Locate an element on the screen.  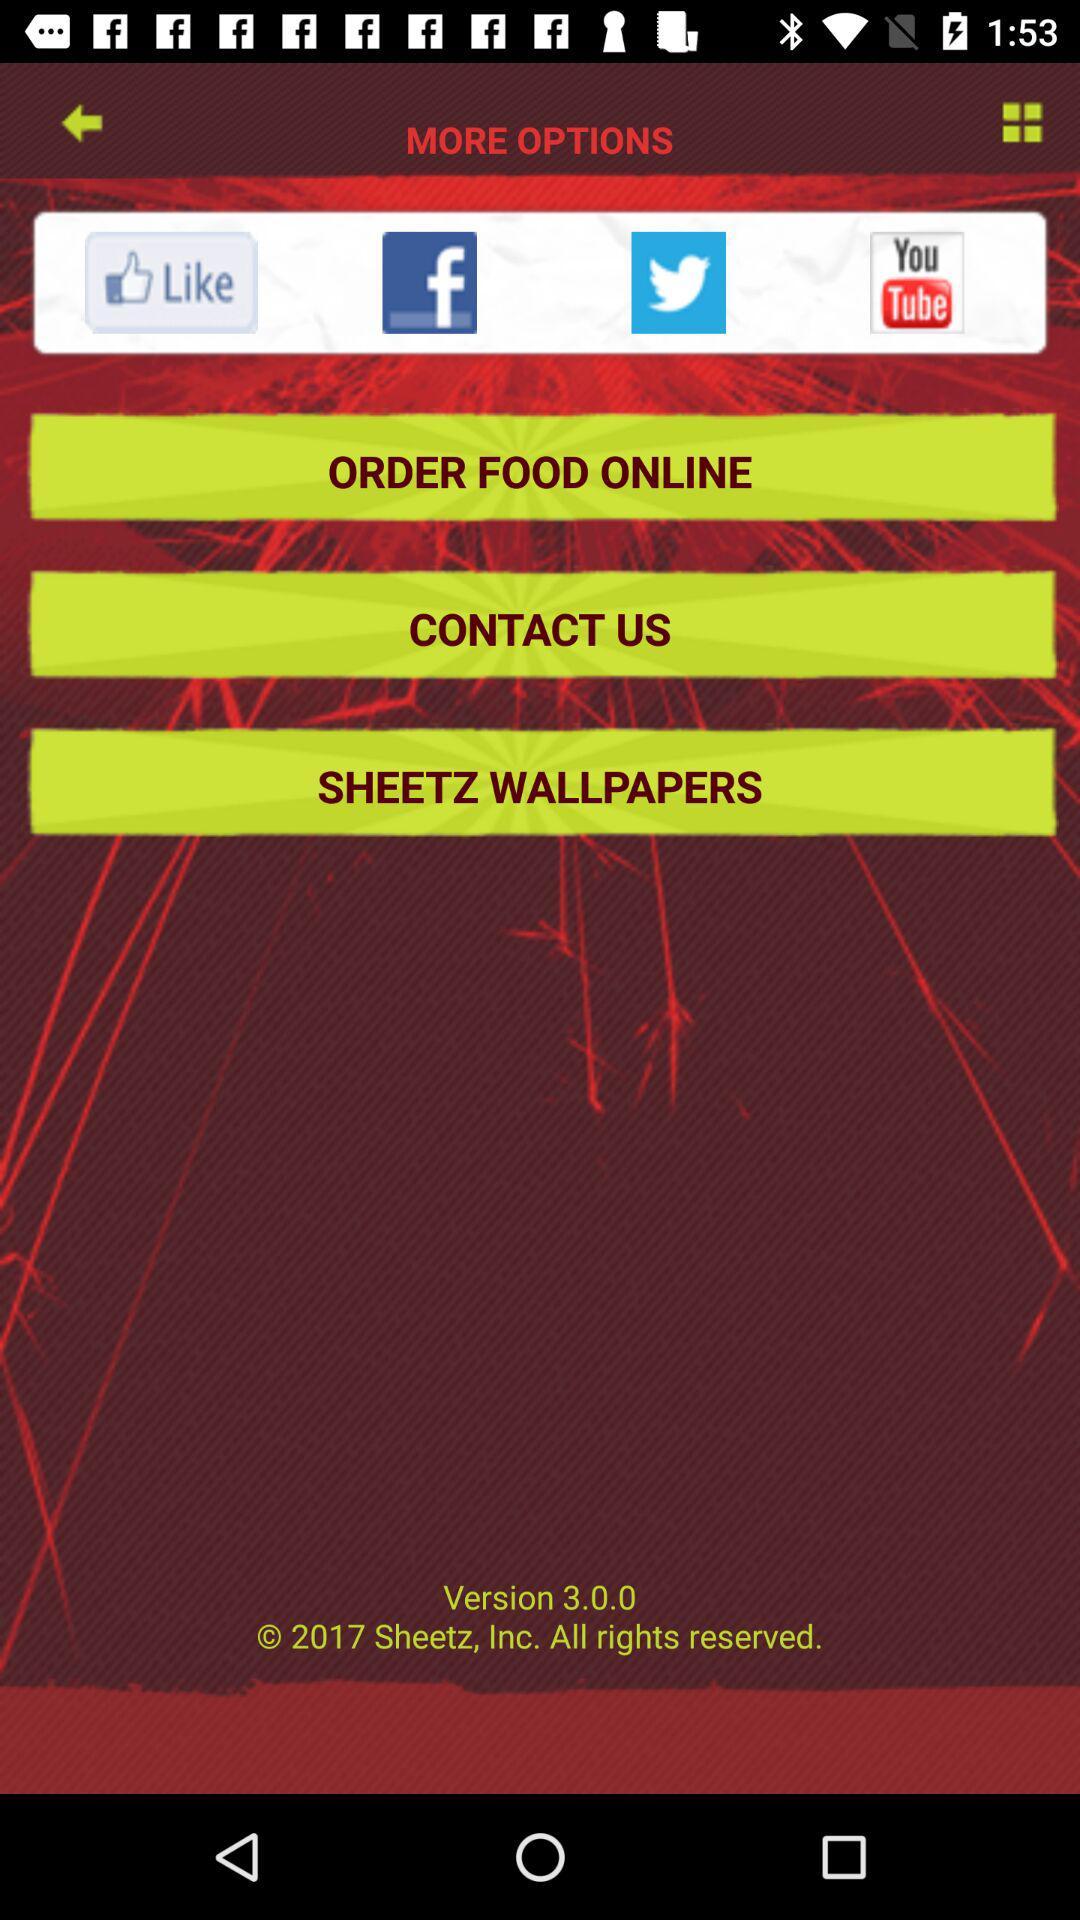
back word is located at coordinates (80, 119).